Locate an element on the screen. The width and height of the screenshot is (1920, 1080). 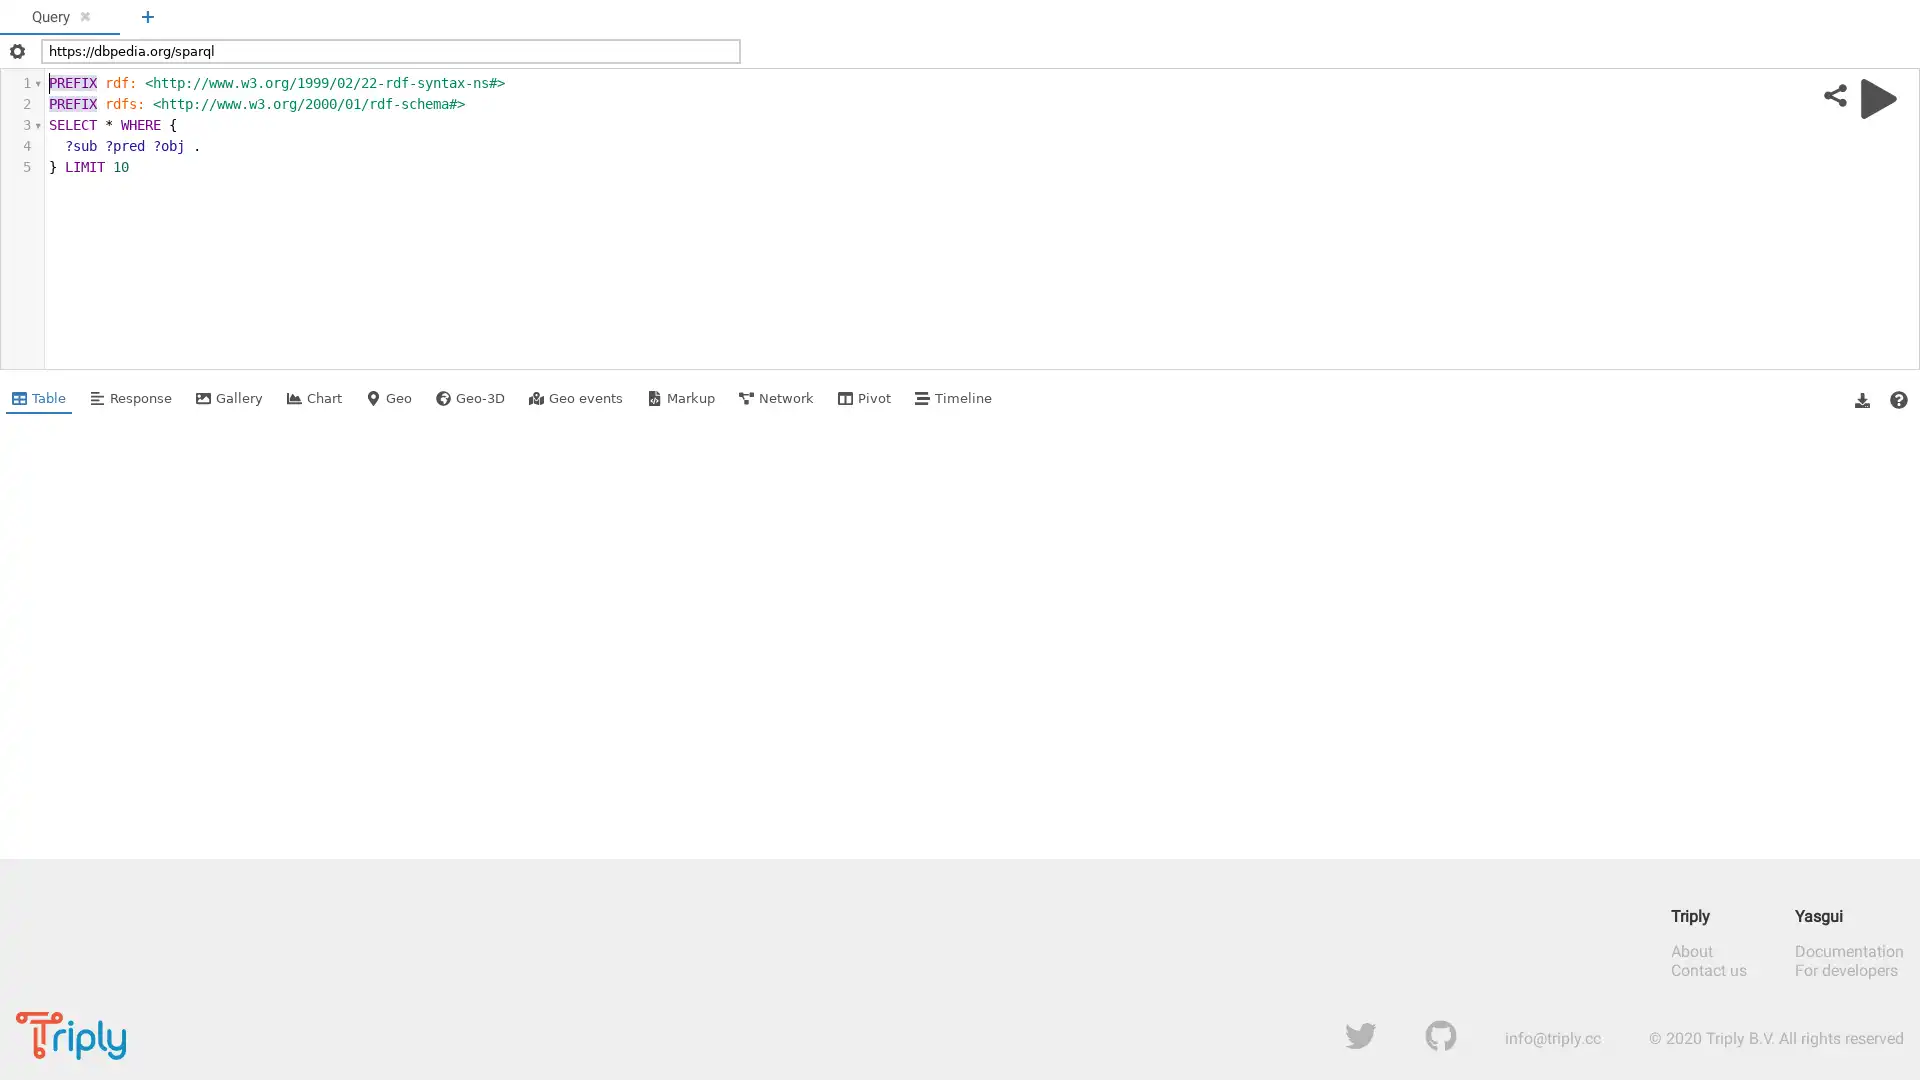
Shows Pivot view is located at coordinates (864, 399).